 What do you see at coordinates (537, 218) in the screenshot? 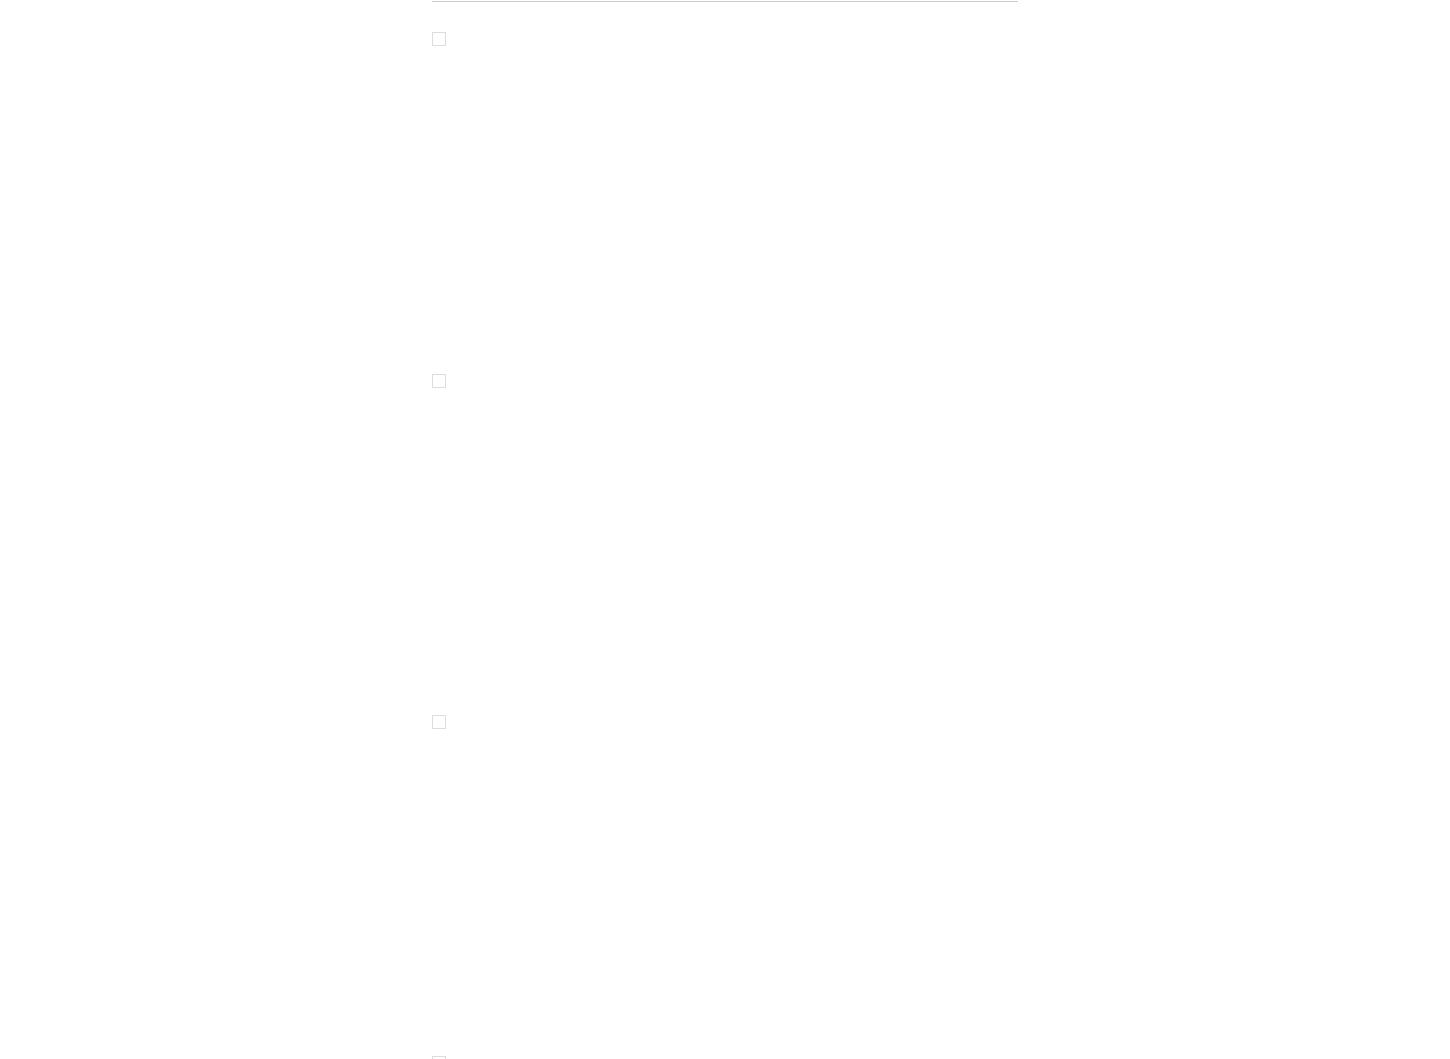
I see `'ENTABLATURE'` at bounding box center [537, 218].